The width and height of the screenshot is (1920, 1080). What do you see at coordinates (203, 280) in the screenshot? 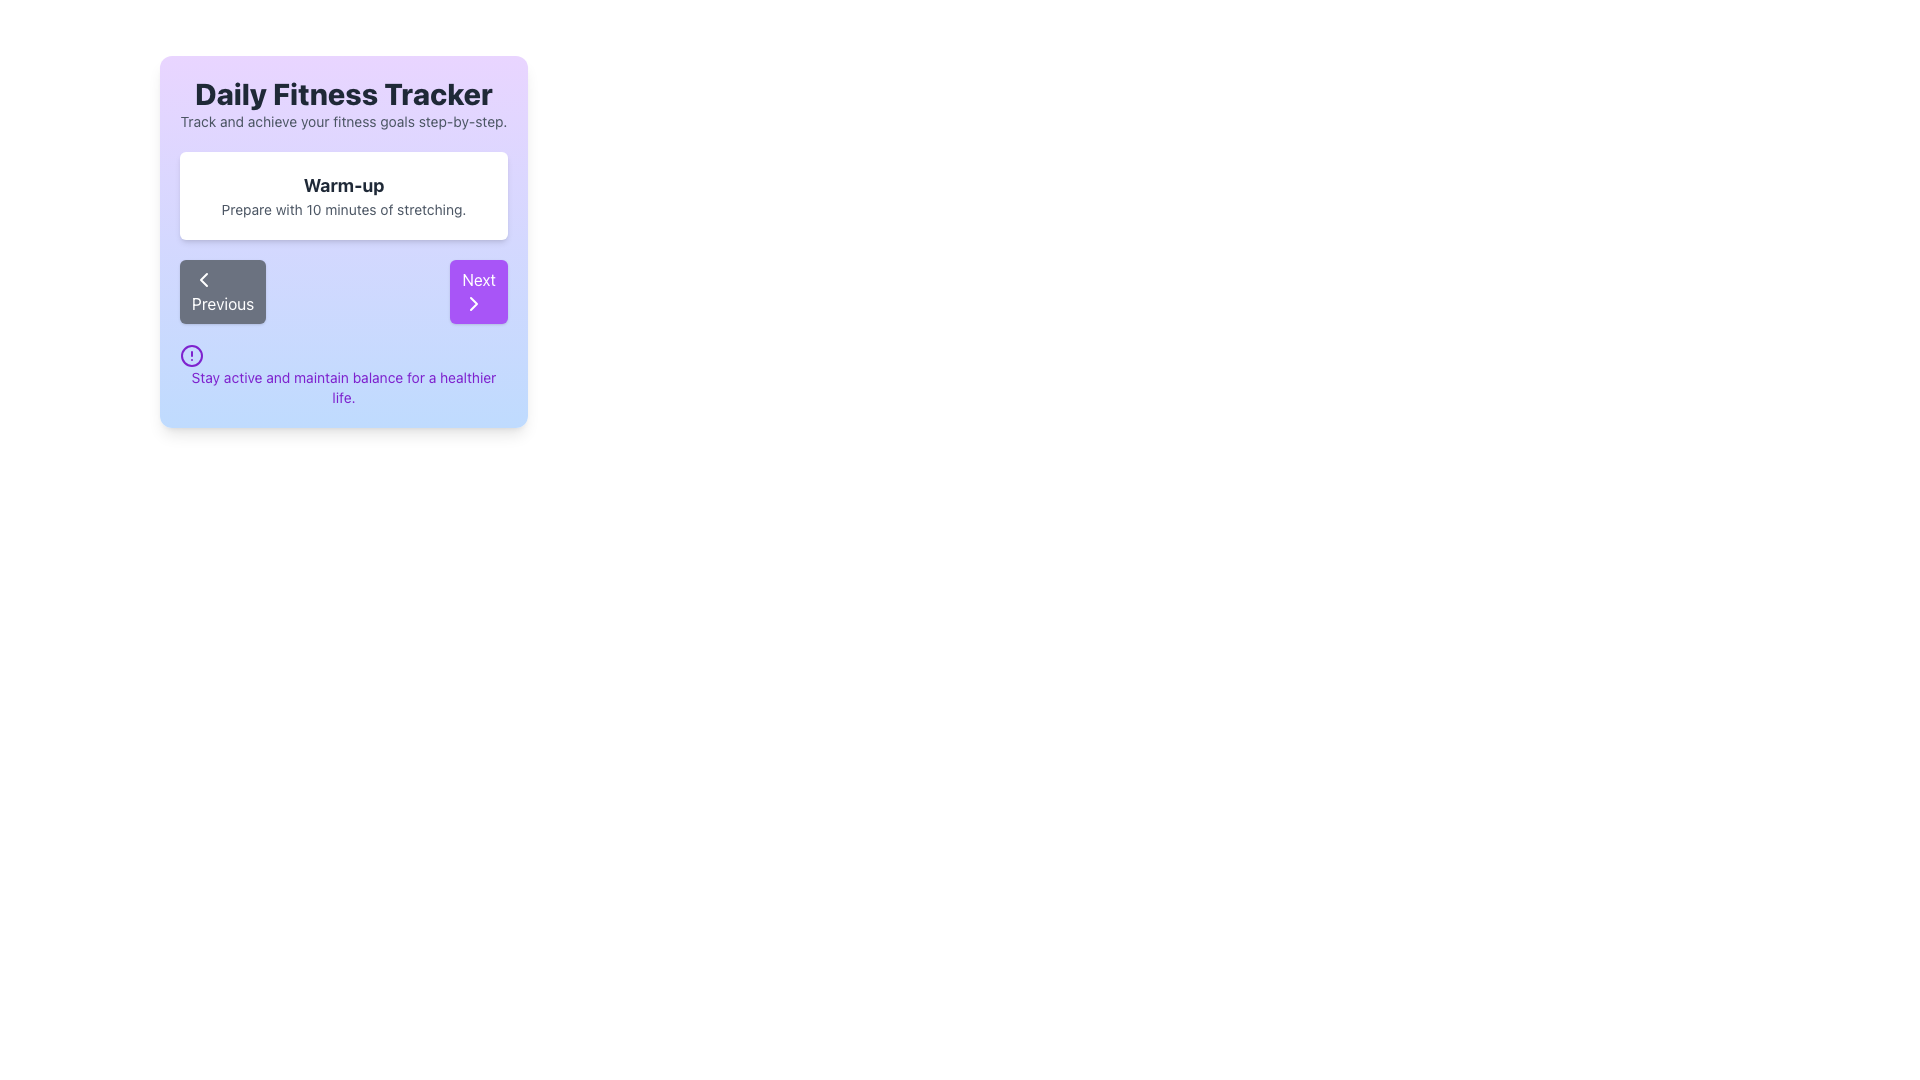
I see `the backward arrow icon located within the 'Previous' button on the bottom left corner of the main interface card` at bounding box center [203, 280].